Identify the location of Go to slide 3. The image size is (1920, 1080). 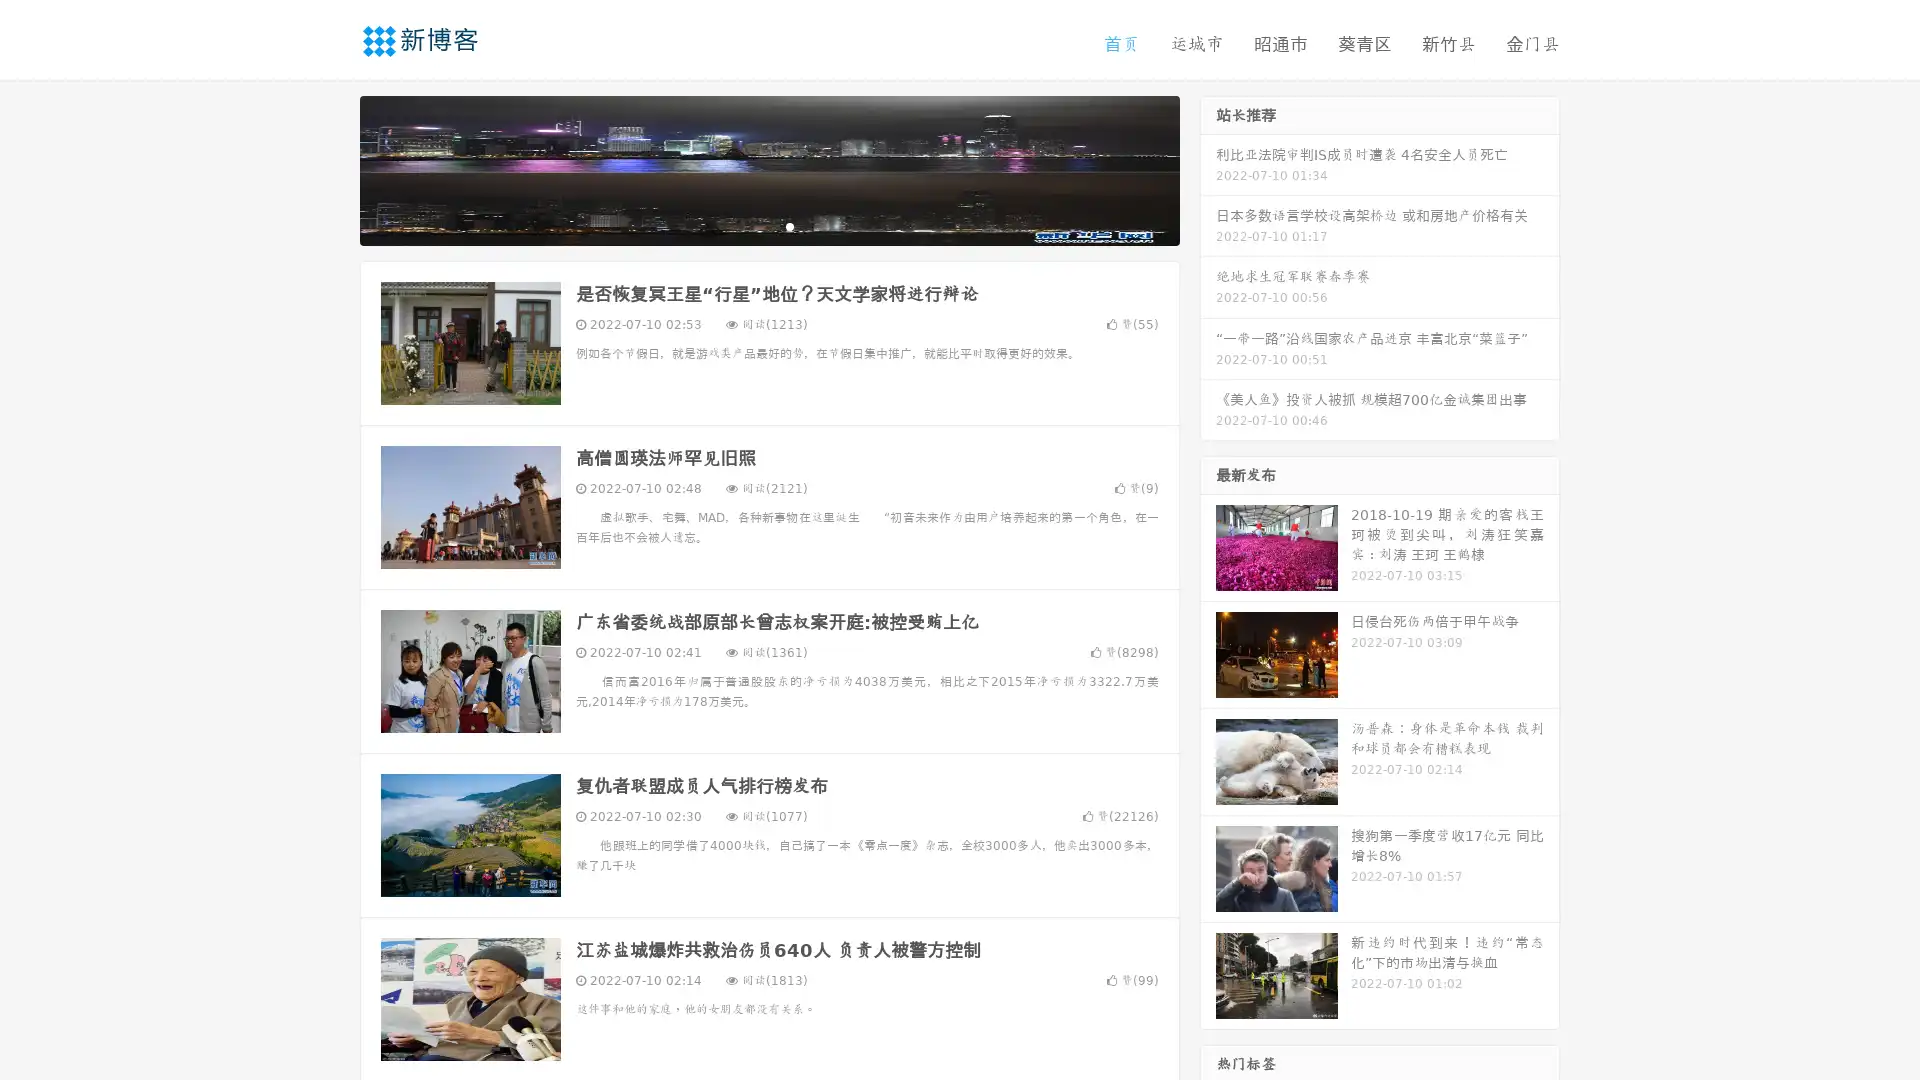
(789, 225).